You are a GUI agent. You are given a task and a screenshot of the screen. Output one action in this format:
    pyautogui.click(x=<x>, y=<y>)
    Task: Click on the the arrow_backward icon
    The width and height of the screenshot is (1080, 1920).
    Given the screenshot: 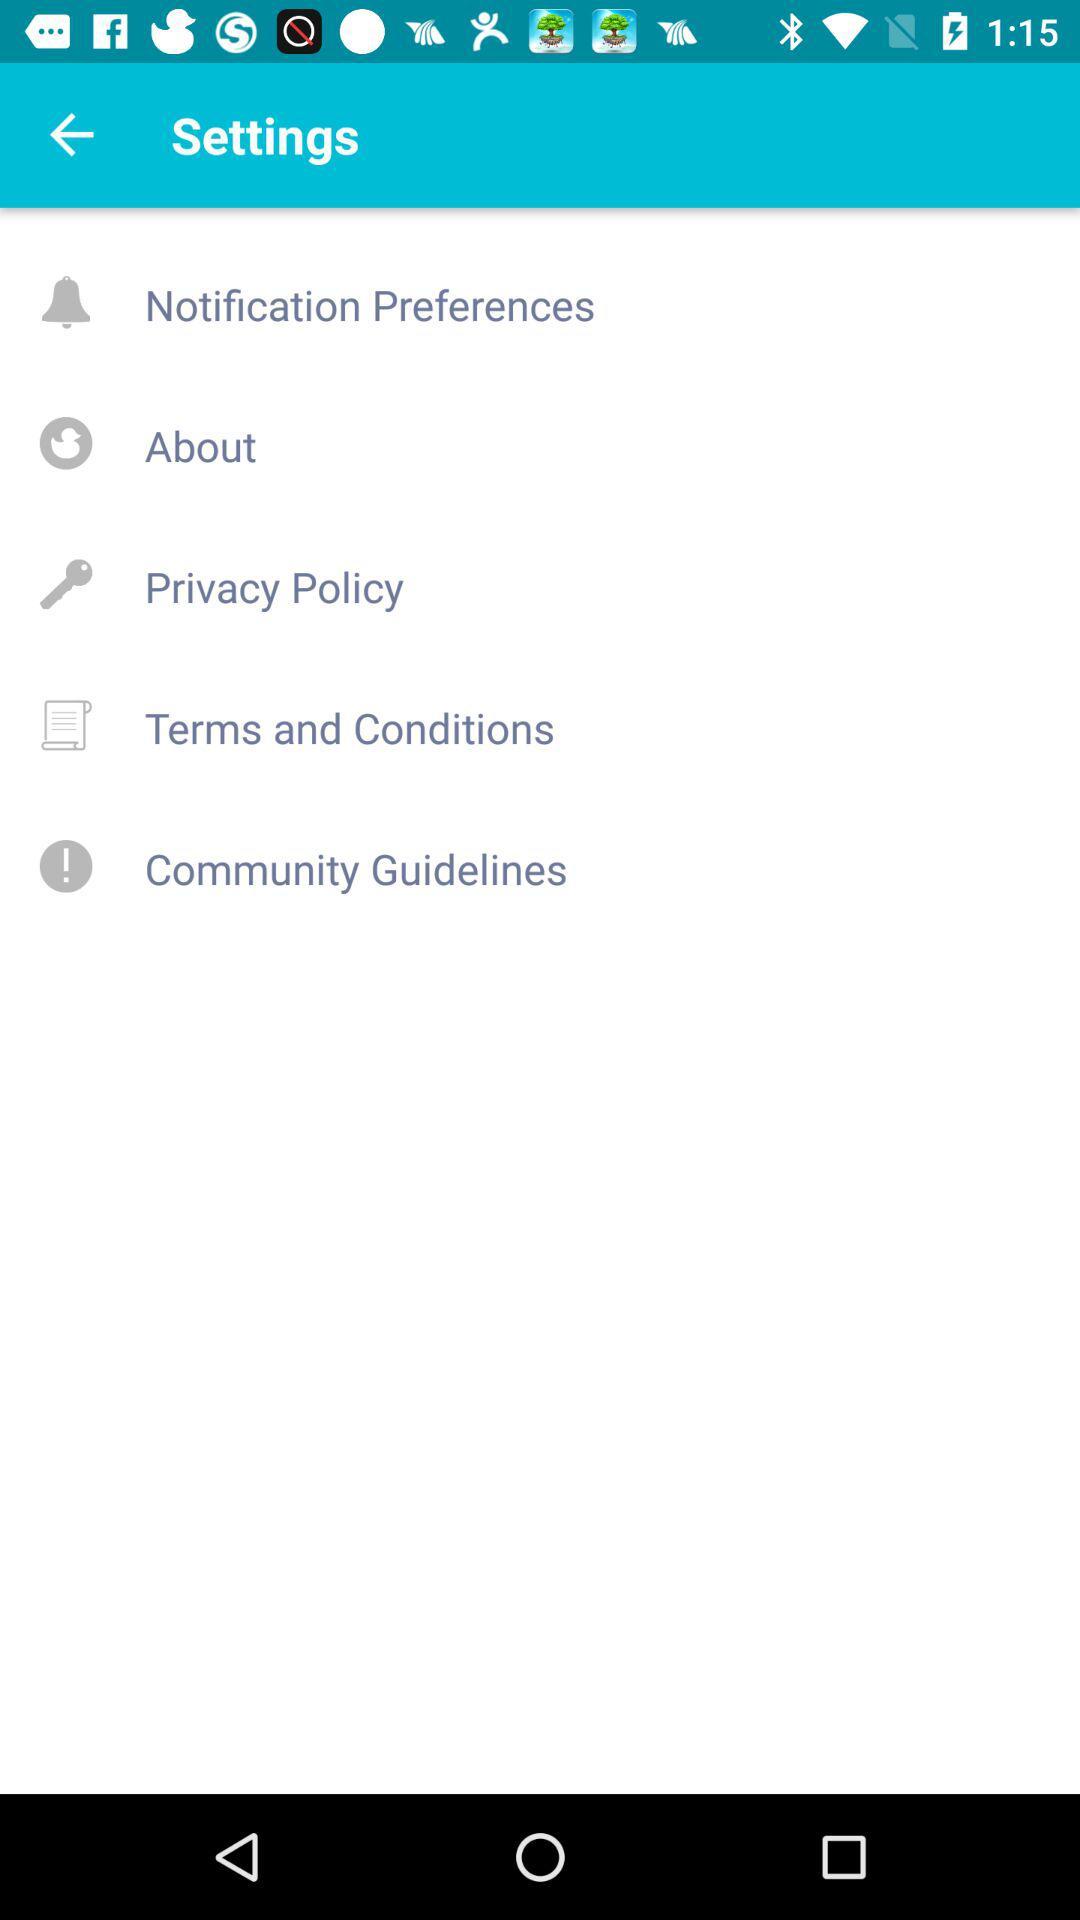 What is the action you would take?
    pyautogui.click(x=71, y=134)
    